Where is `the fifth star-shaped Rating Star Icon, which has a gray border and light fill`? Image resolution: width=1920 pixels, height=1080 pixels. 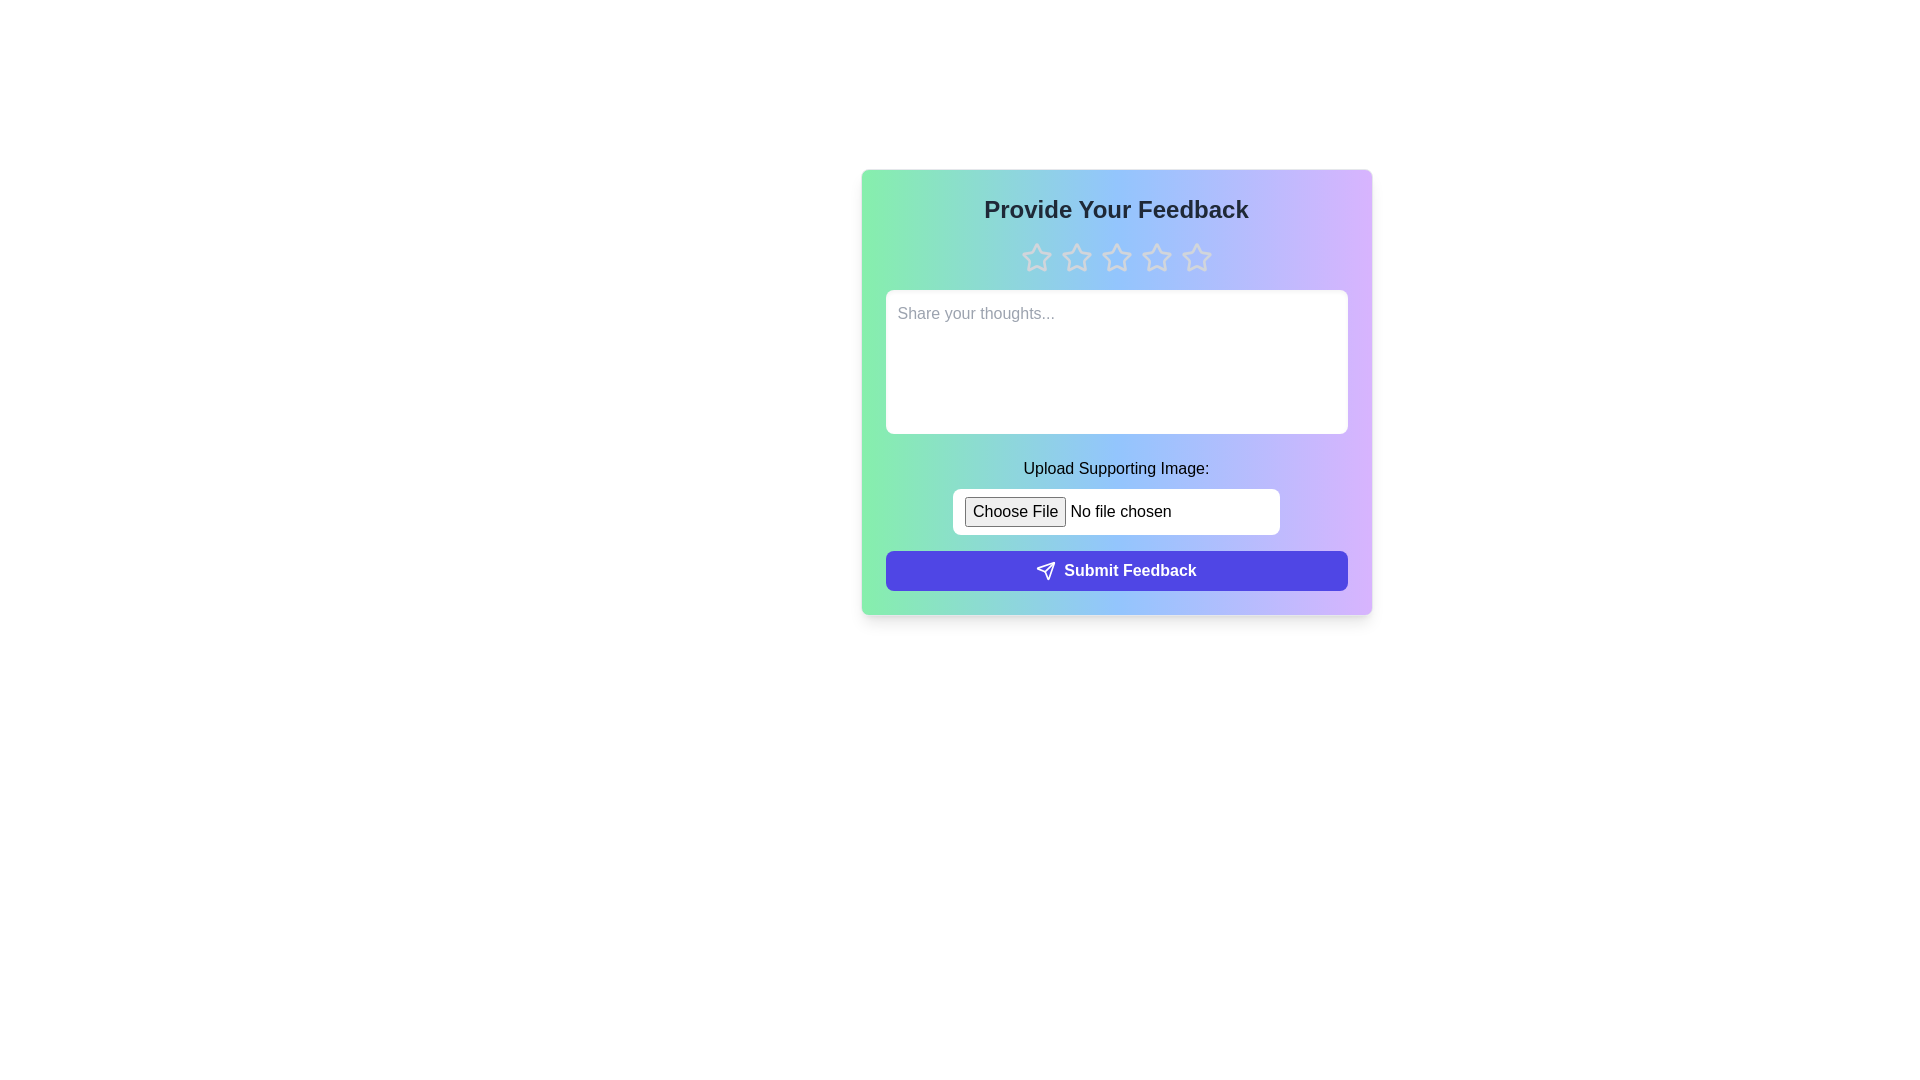
the fifth star-shaped Rating Star Icon, which has a gray border and light fill is located at coordinates (1196, 256).